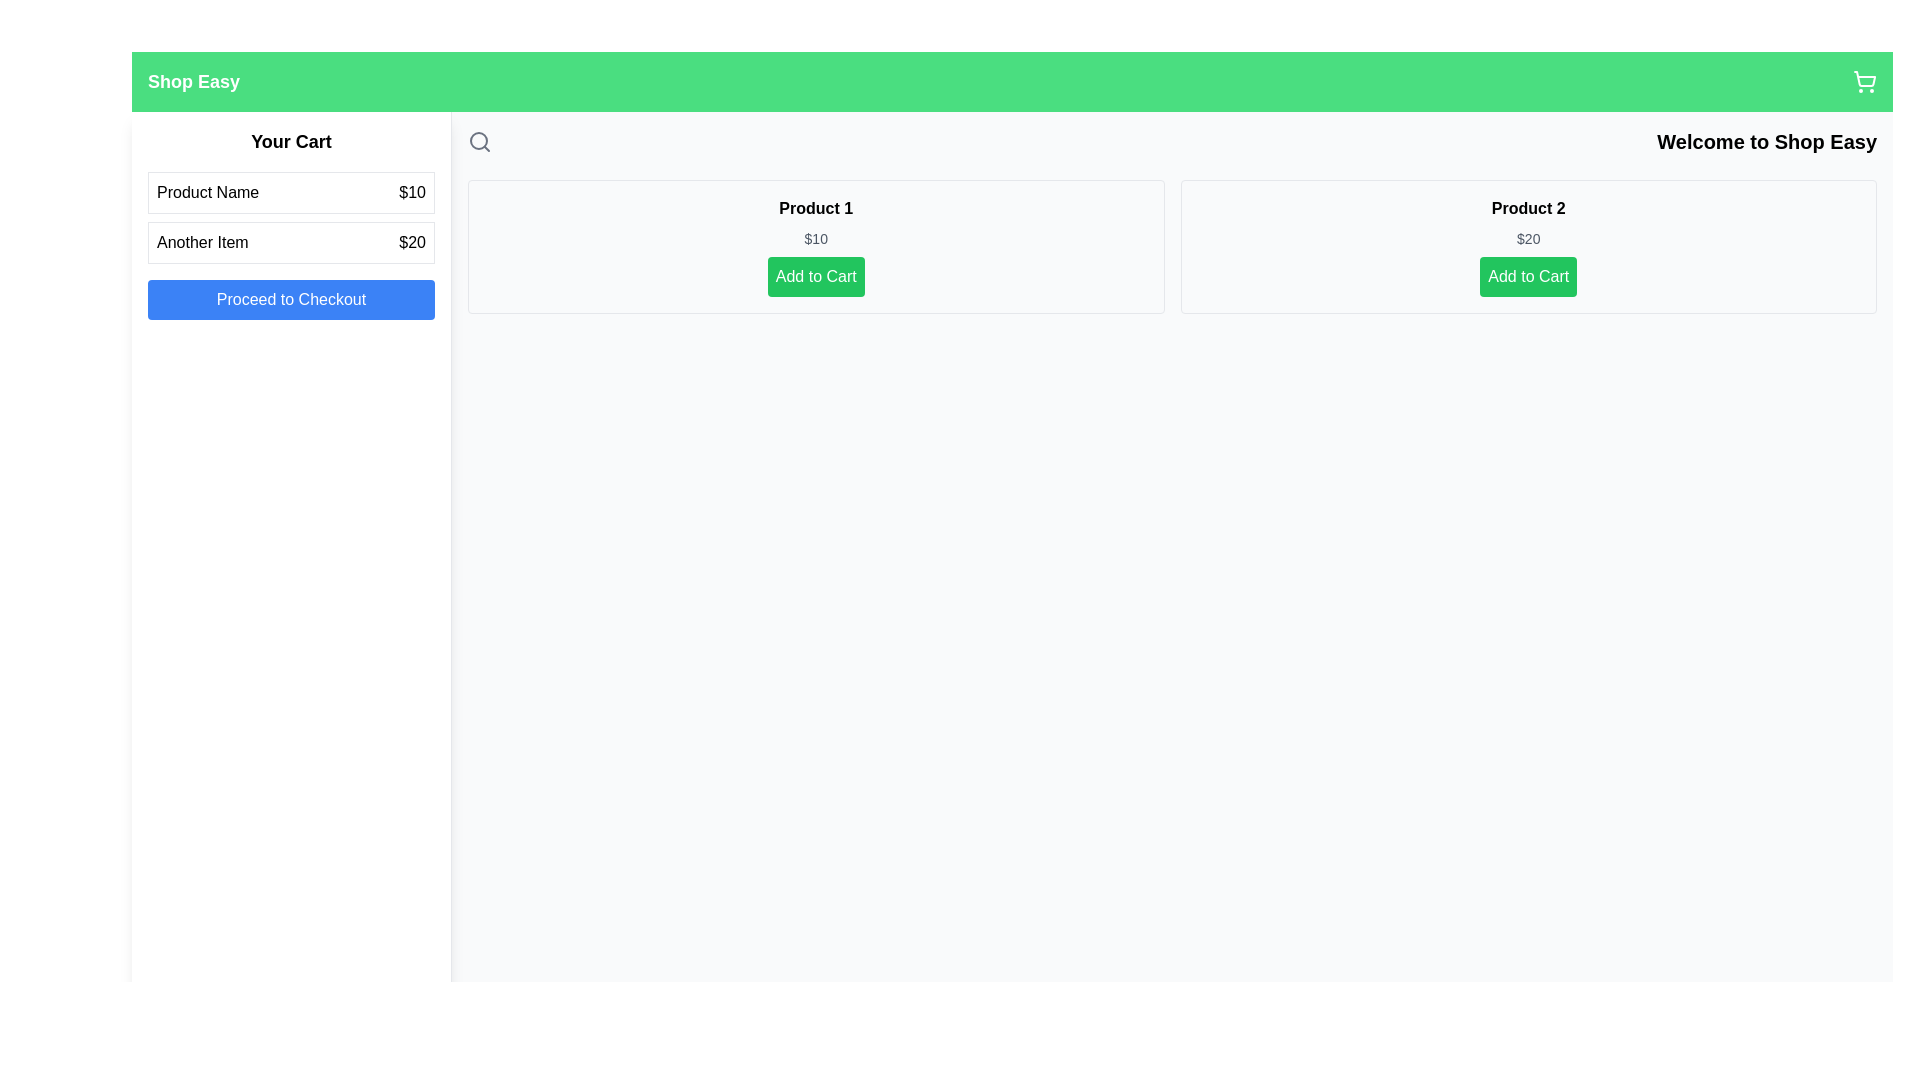 The width and height of the screenshot is (1920, 1080). I want to click on and acknowledge the value of the text label displaying '$20' in black font, located in the cart section under 'Another Item', which is the second price display within the cart, so click(411, 242).